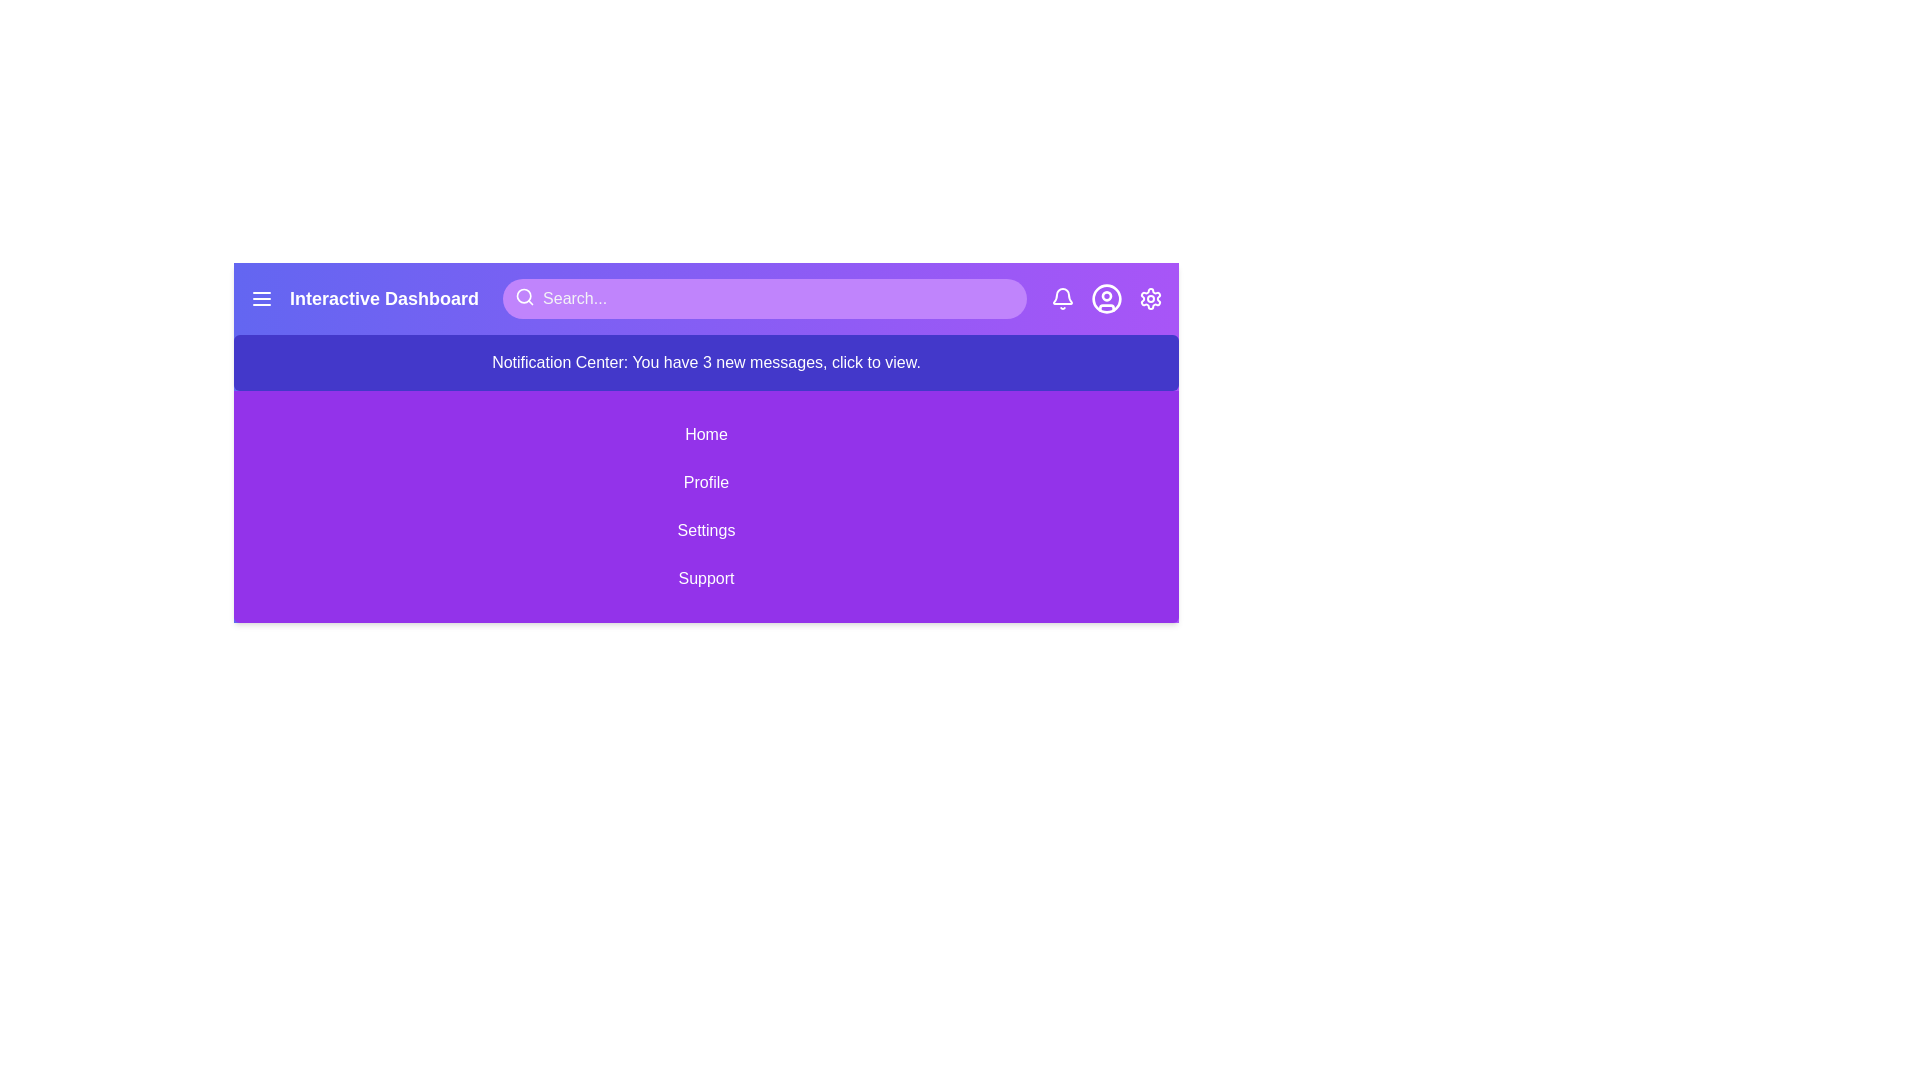 Image resolution: width=1920 pixels, height=1080 pixels. I want to click on the search input field to focus it, so click(763, 299).